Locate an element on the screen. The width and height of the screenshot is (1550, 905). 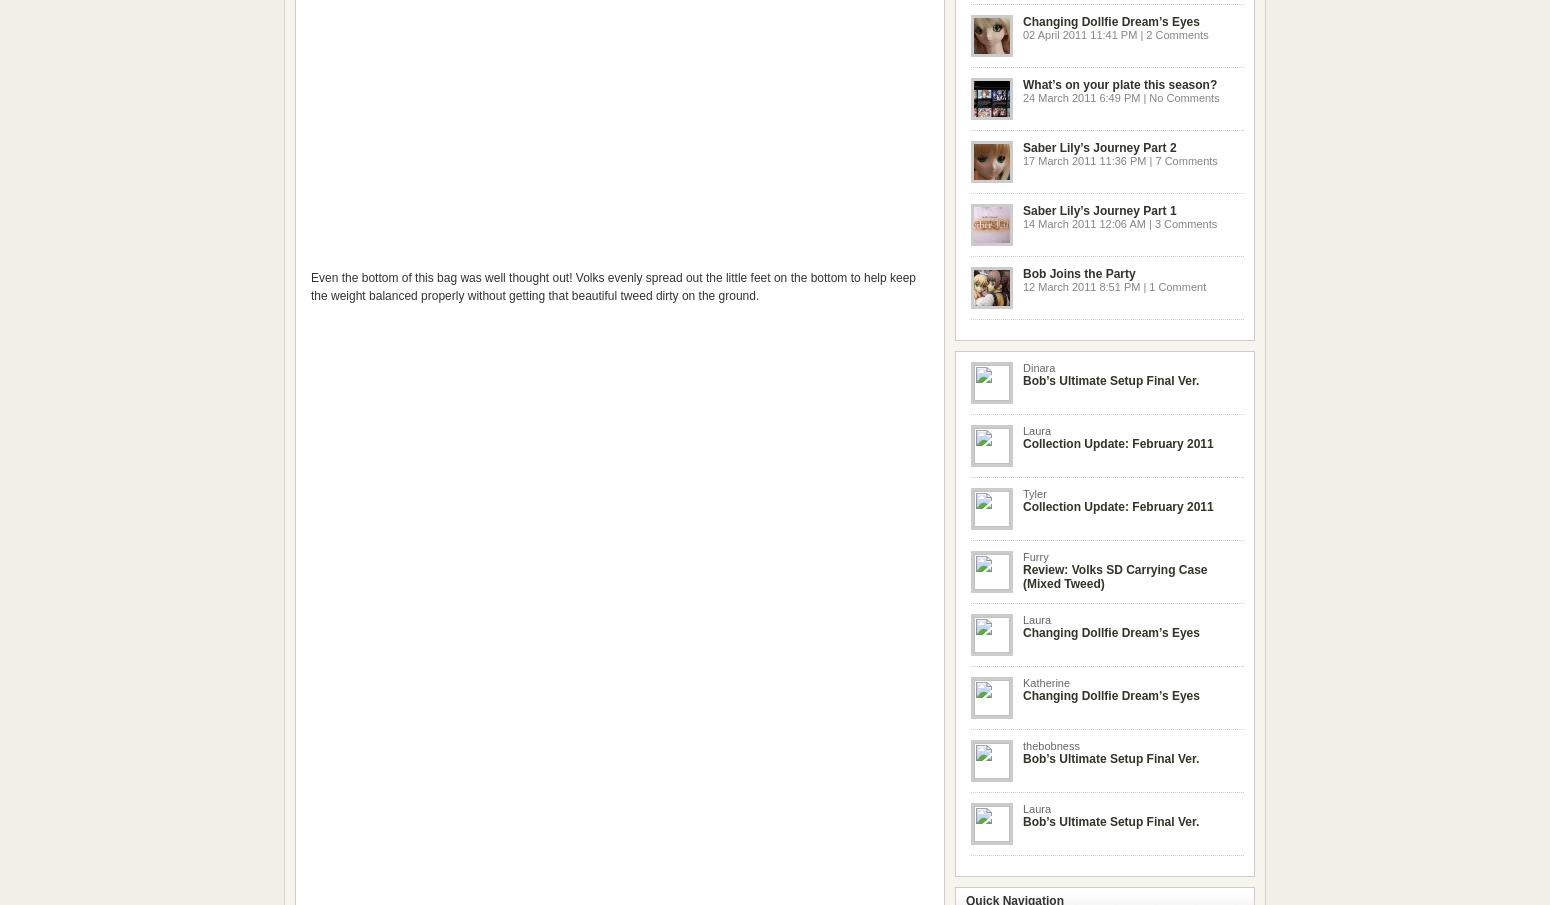
'12 March 2011 8:51 PM | 
						1 Comment' is located at coordinates (1113, 286).